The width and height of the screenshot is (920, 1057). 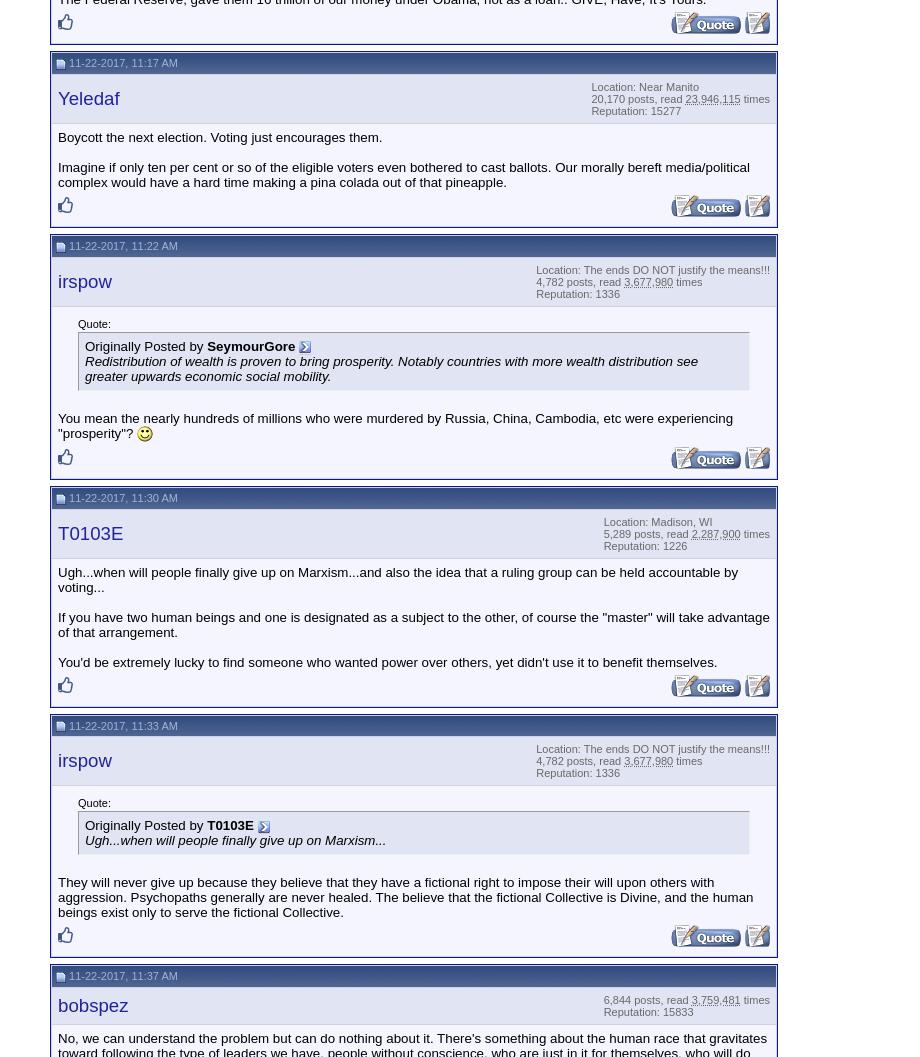 I want to click on 'Reputation: 1226', so click(x=644, y=543).